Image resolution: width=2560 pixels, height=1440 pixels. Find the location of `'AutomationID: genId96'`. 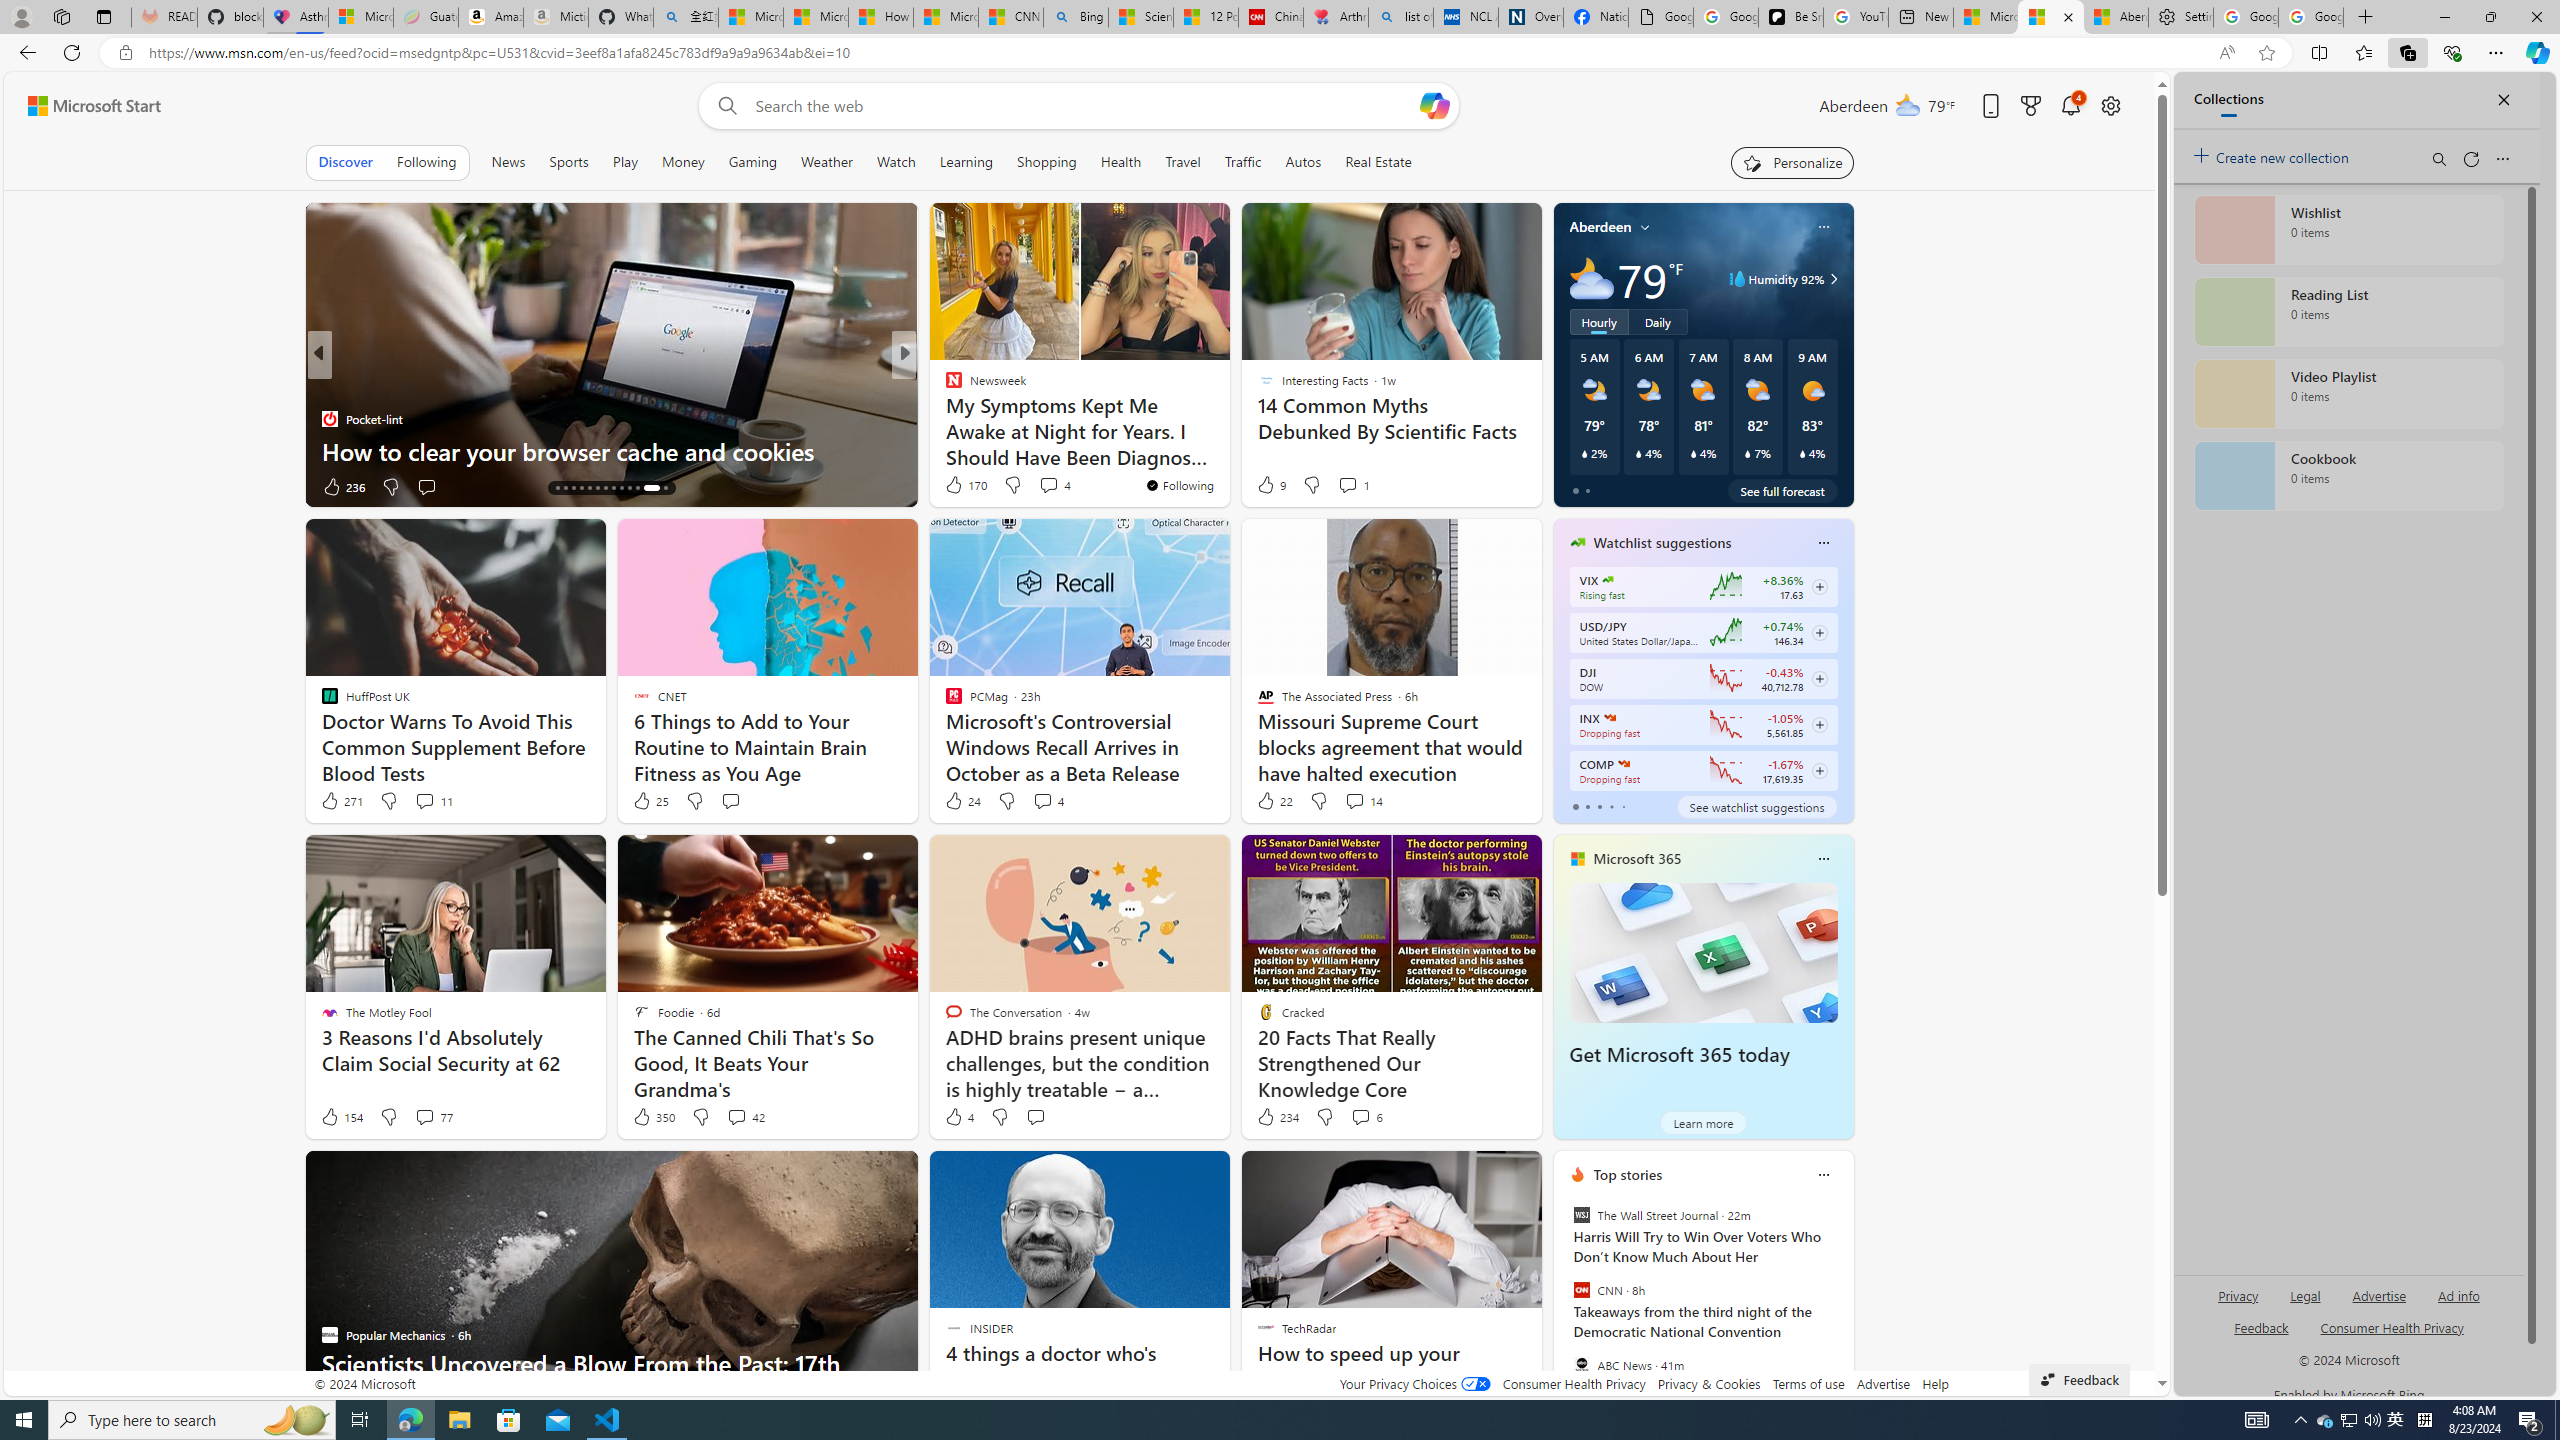

'AutomationID: genId96' is located at coordinates (2259, 1334).